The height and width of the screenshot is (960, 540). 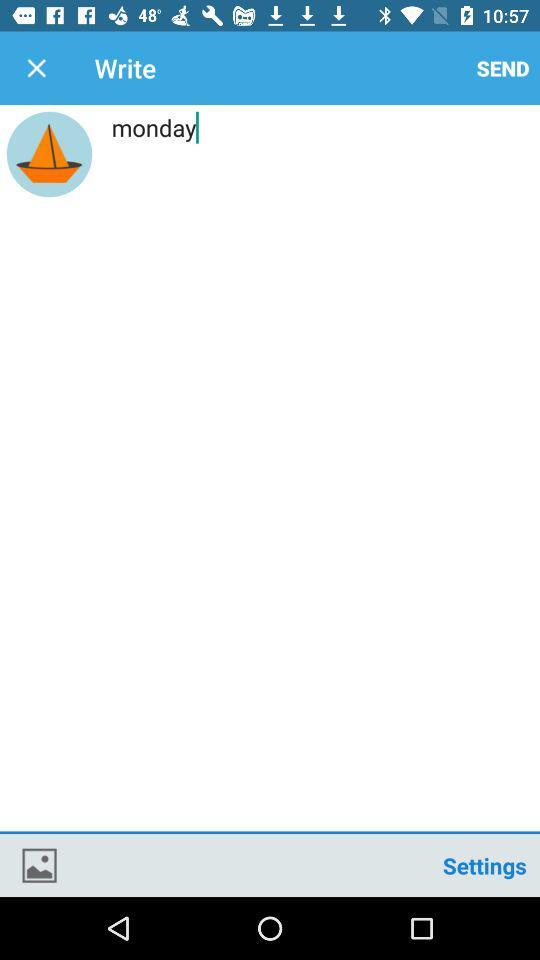 What do you see at coordinates (502, 68) in the screenshot?
I see `the icon to the right of write item` at bounding box center [502, 68].